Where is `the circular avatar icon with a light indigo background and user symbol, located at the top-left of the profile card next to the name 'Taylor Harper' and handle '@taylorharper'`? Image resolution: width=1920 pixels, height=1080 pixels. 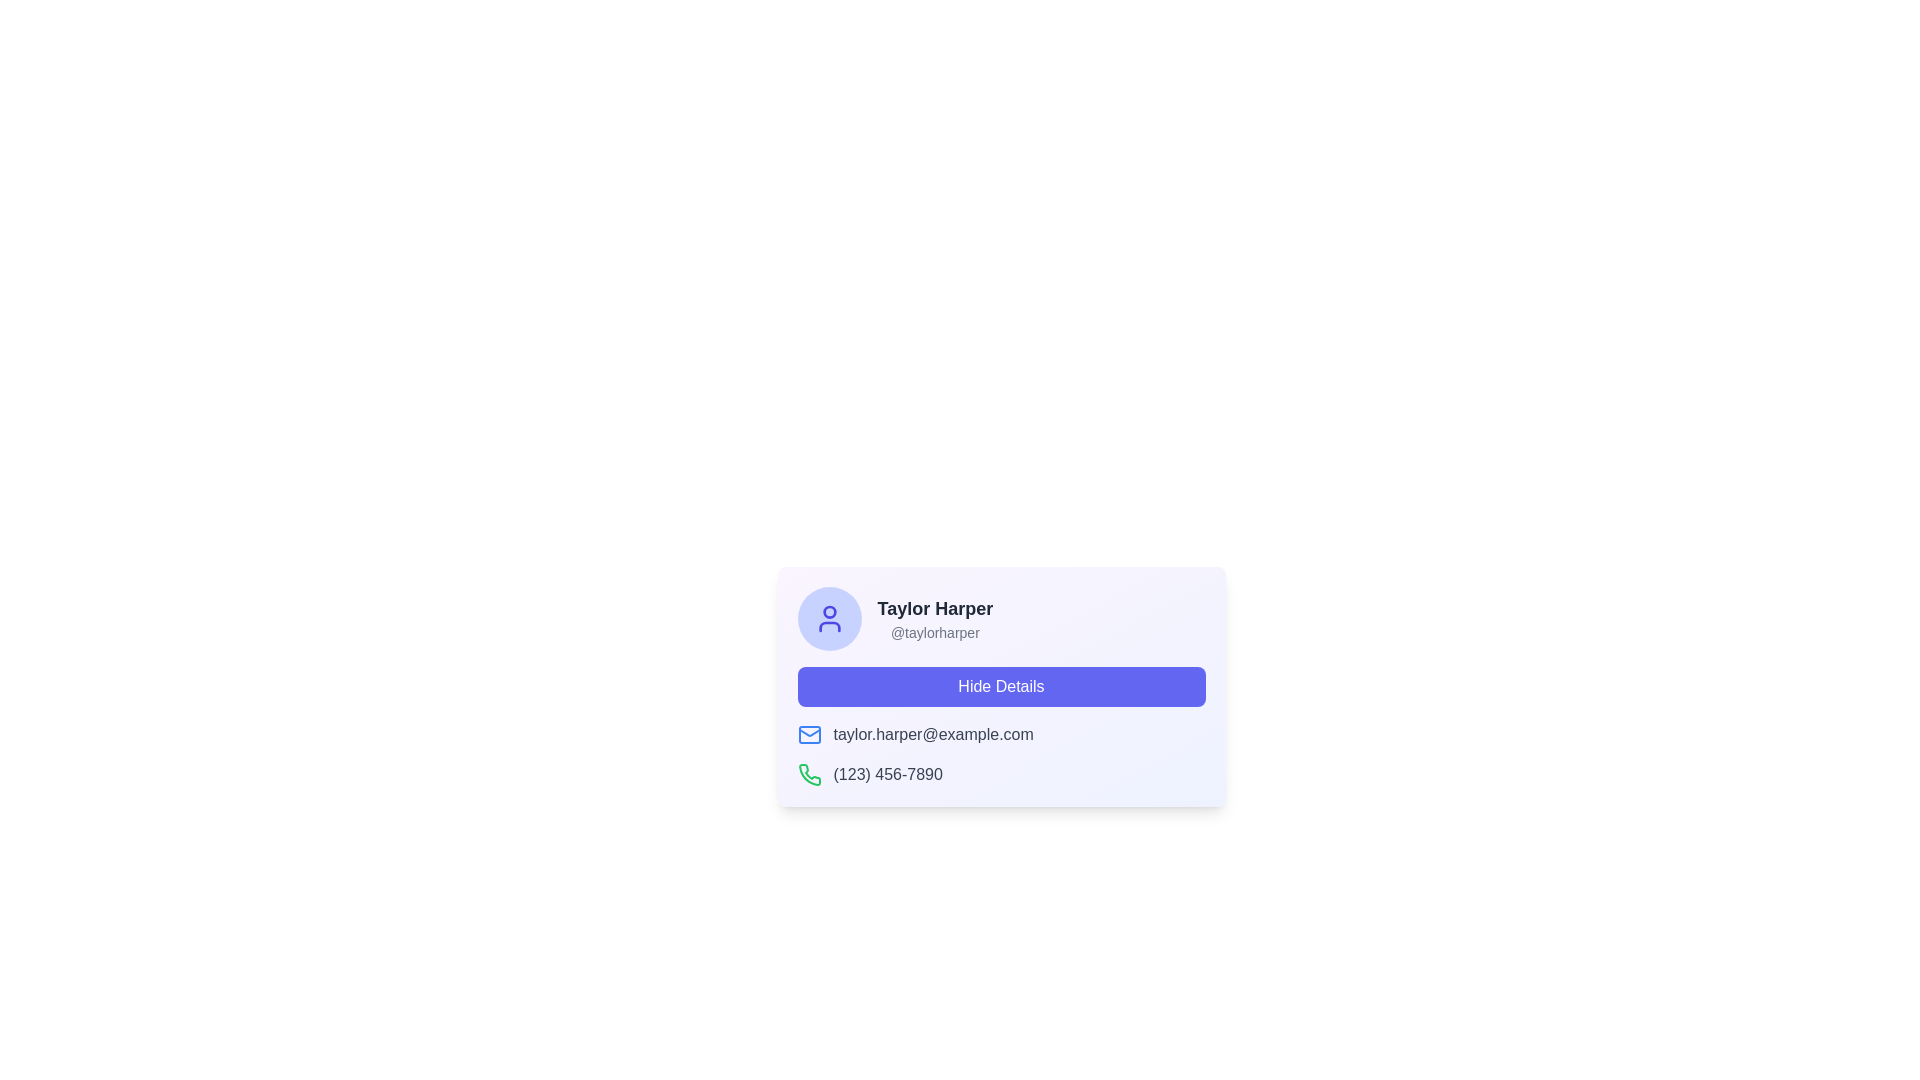
the circular avatar icon with a light indigo background and user symbol, located at the top-left of the profile card next to the name 'Taylor Harper' and handle '@taylorharper' is located at coordinates (829, 617).